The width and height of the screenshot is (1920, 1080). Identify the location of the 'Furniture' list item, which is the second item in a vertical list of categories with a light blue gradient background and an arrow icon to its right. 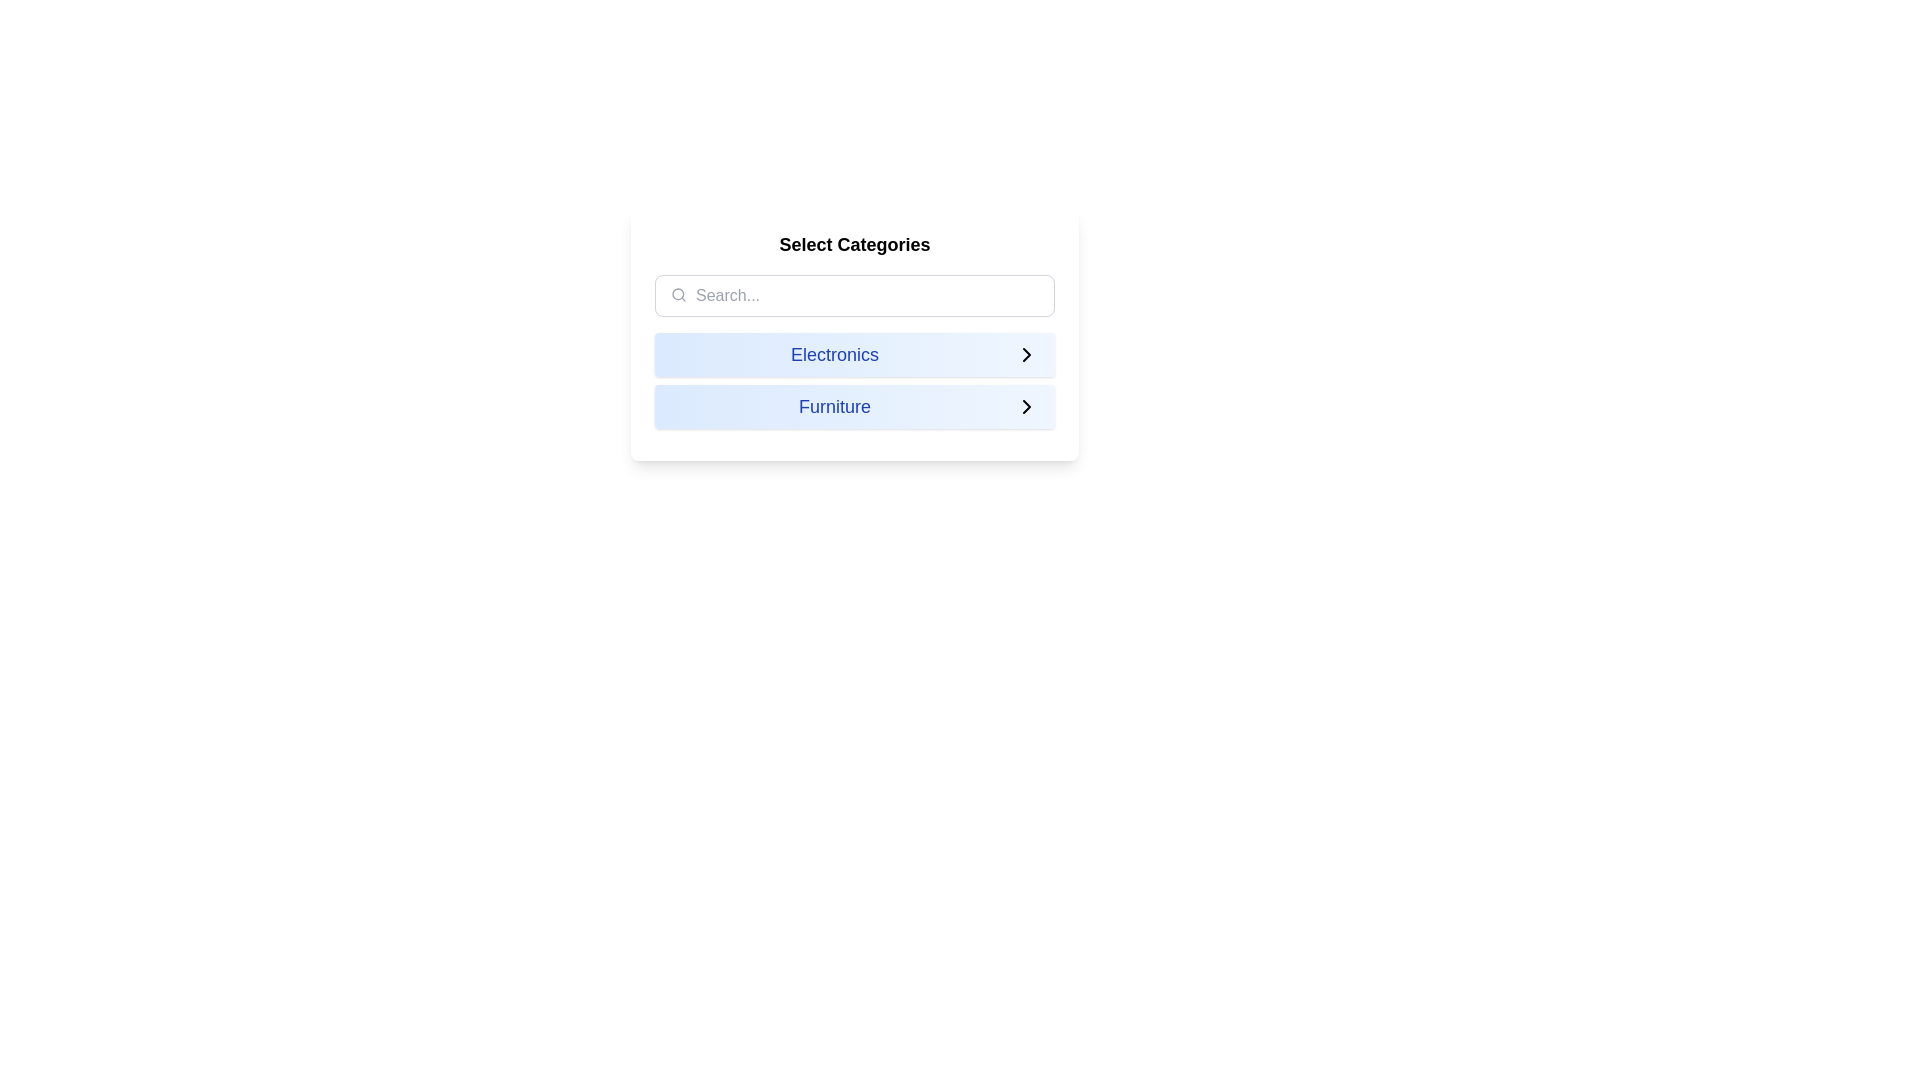
(854, 406).